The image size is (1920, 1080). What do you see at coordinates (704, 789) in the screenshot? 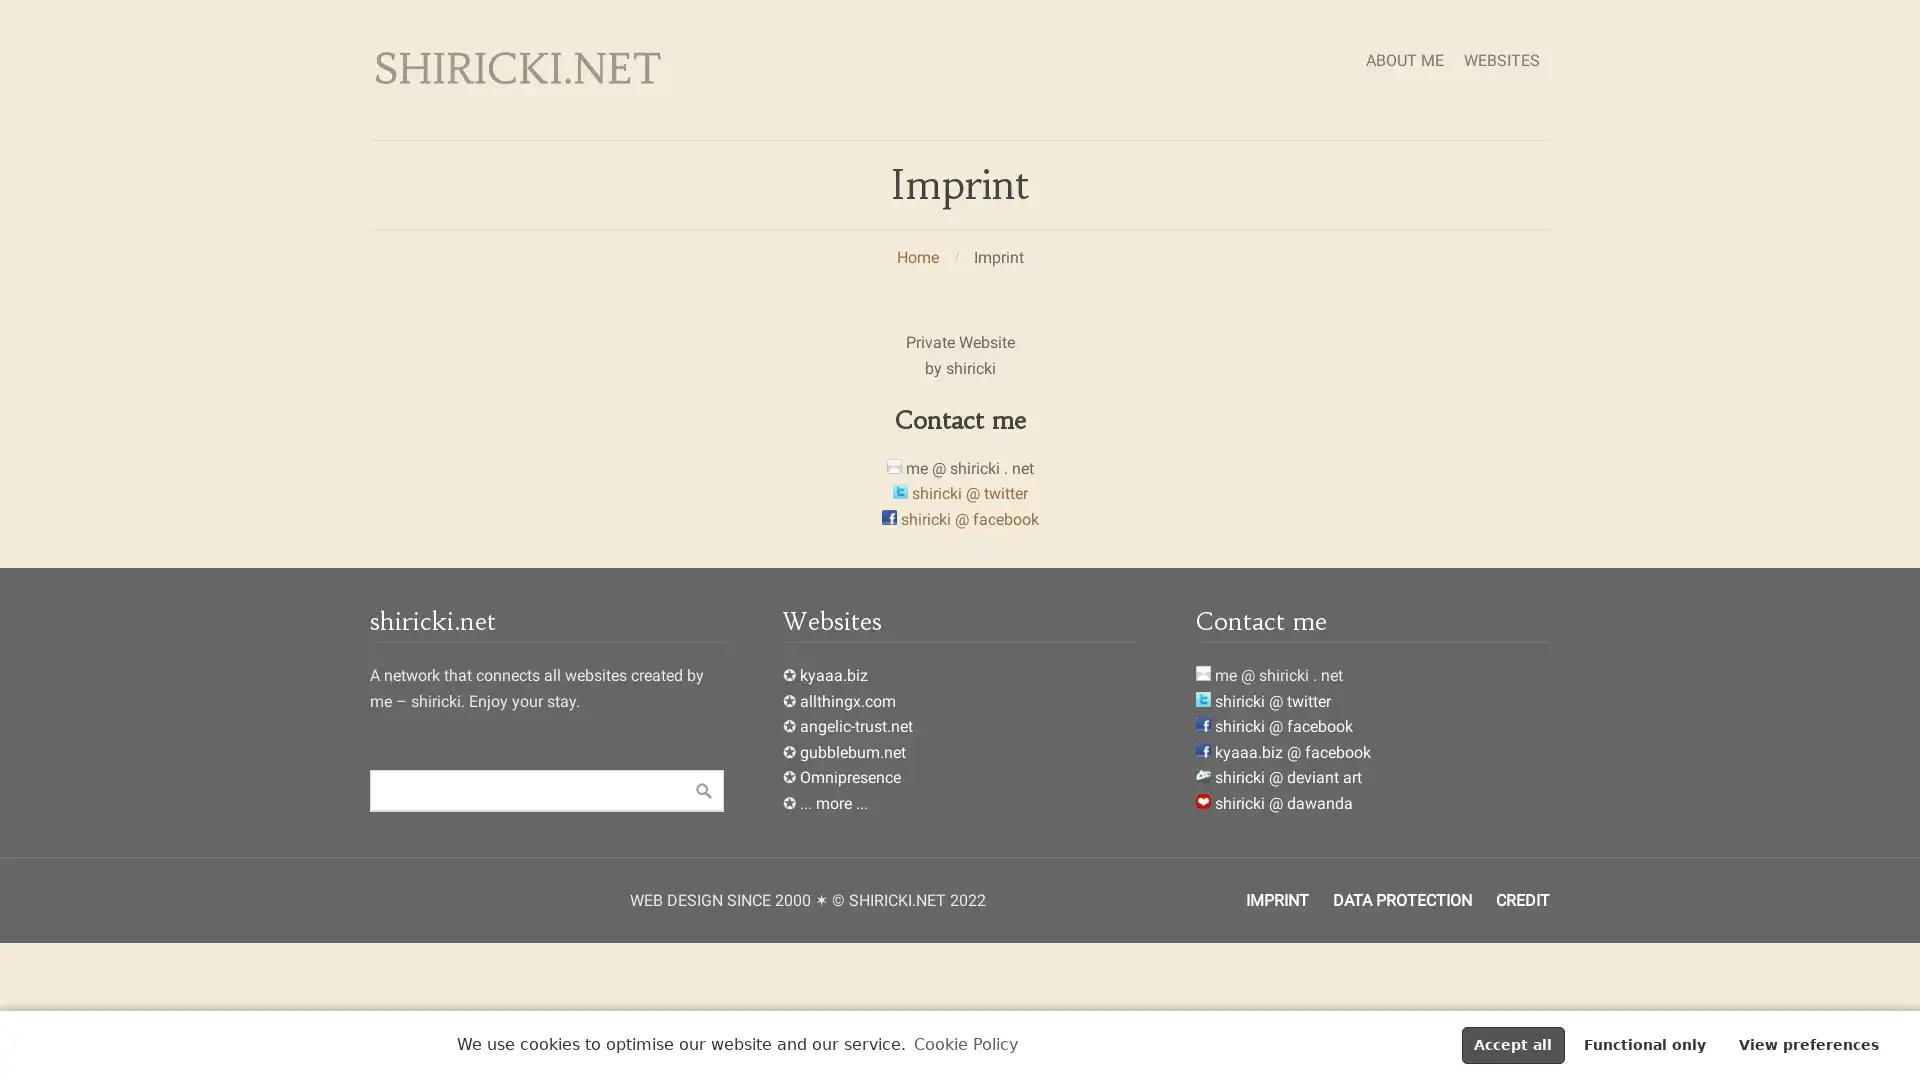
I see `Suche` at bounding box center [704, 789].